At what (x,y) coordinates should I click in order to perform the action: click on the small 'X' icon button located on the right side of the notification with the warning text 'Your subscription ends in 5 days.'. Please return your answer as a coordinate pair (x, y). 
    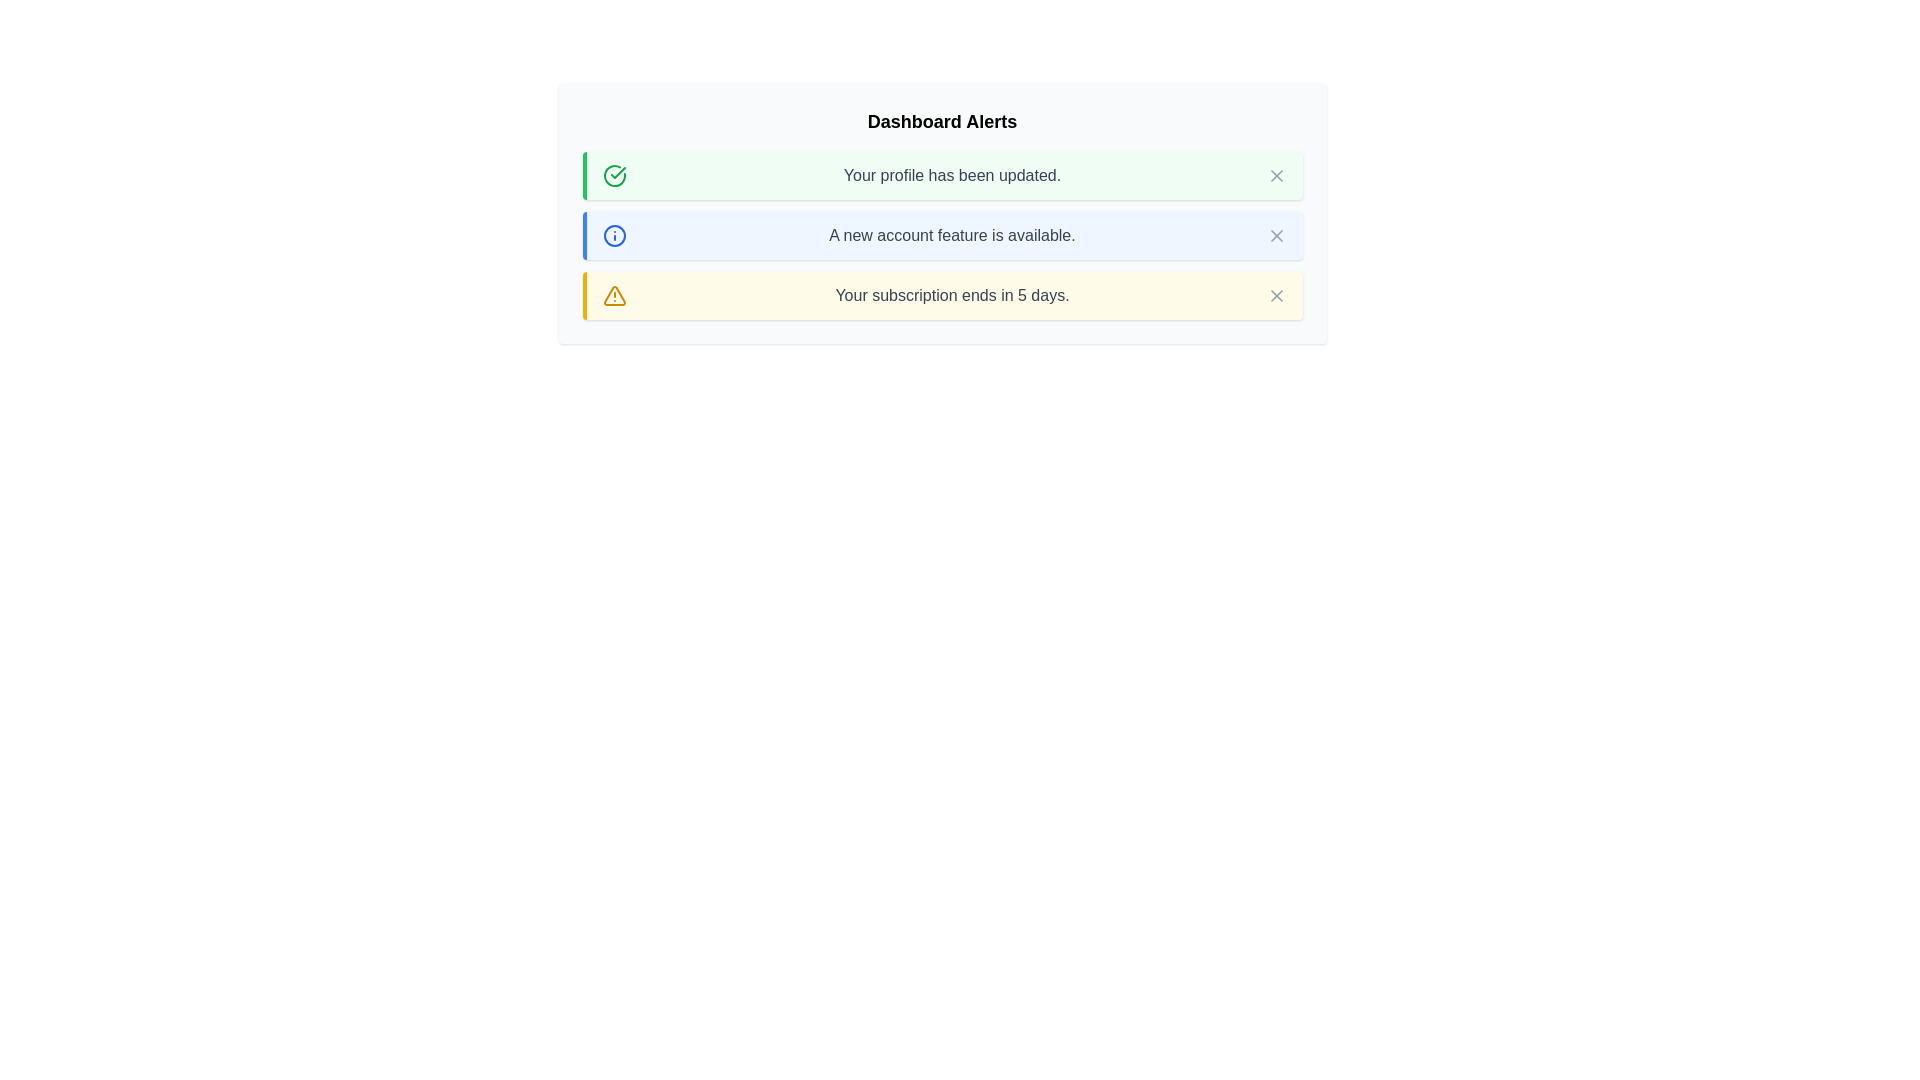
    Looking at the image, I should click on (1275, 296).